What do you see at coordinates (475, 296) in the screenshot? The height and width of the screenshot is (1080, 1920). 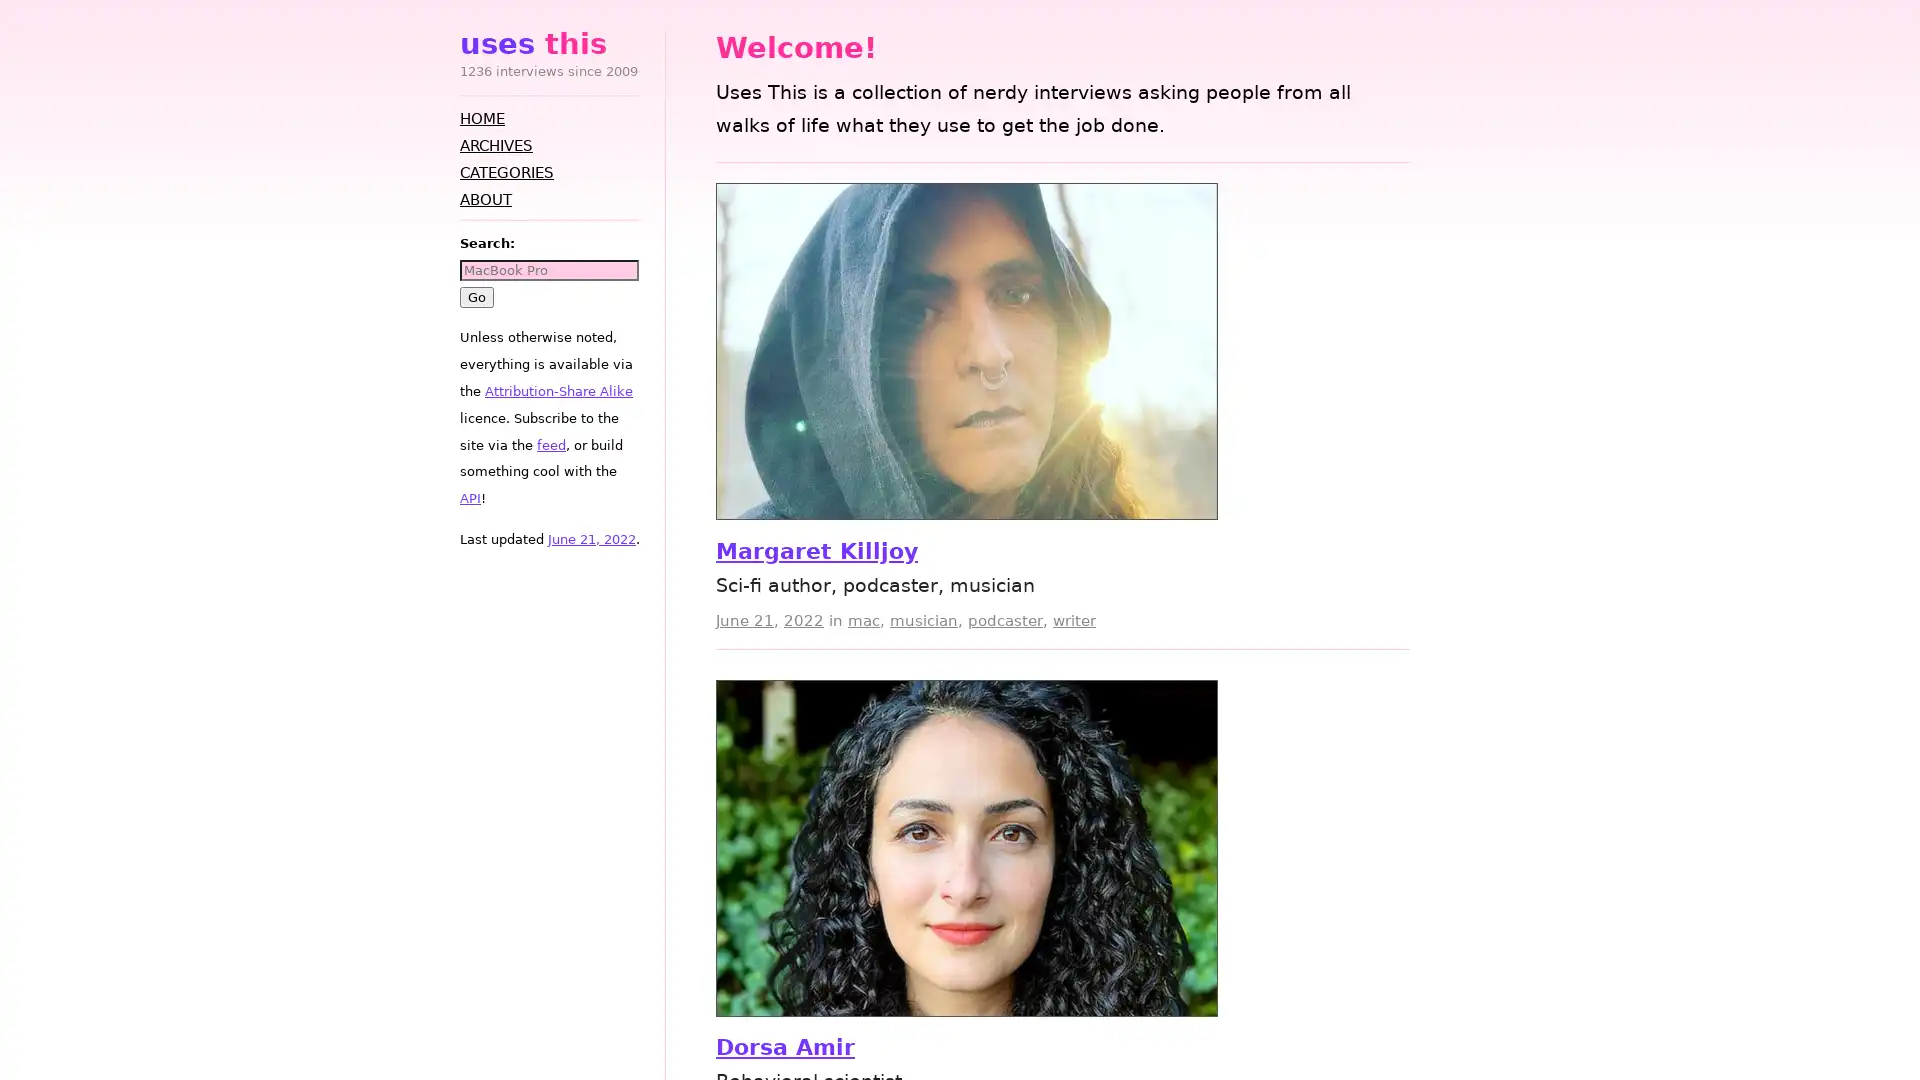 I see `Go` at bounding box center [475, 296].